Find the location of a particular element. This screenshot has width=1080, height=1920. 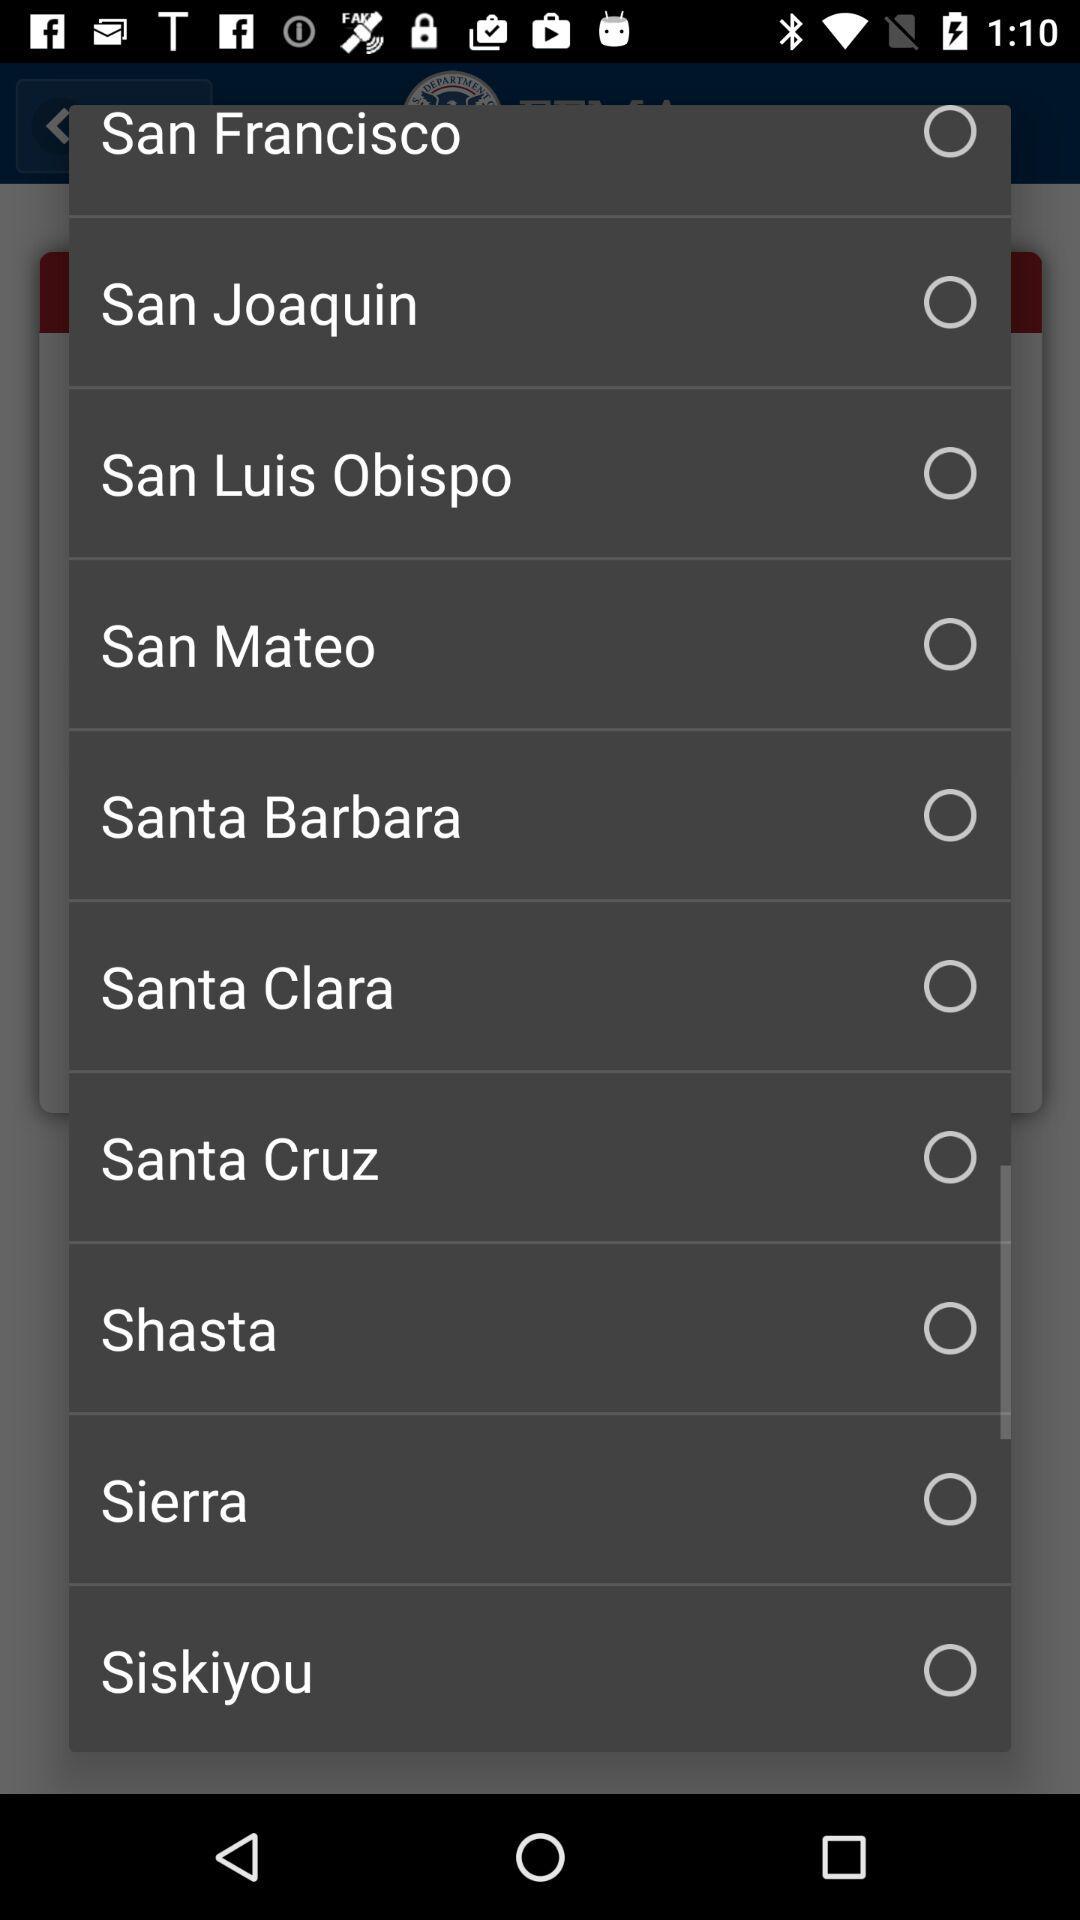

santa clara icon is located at coordinates (540, 986).